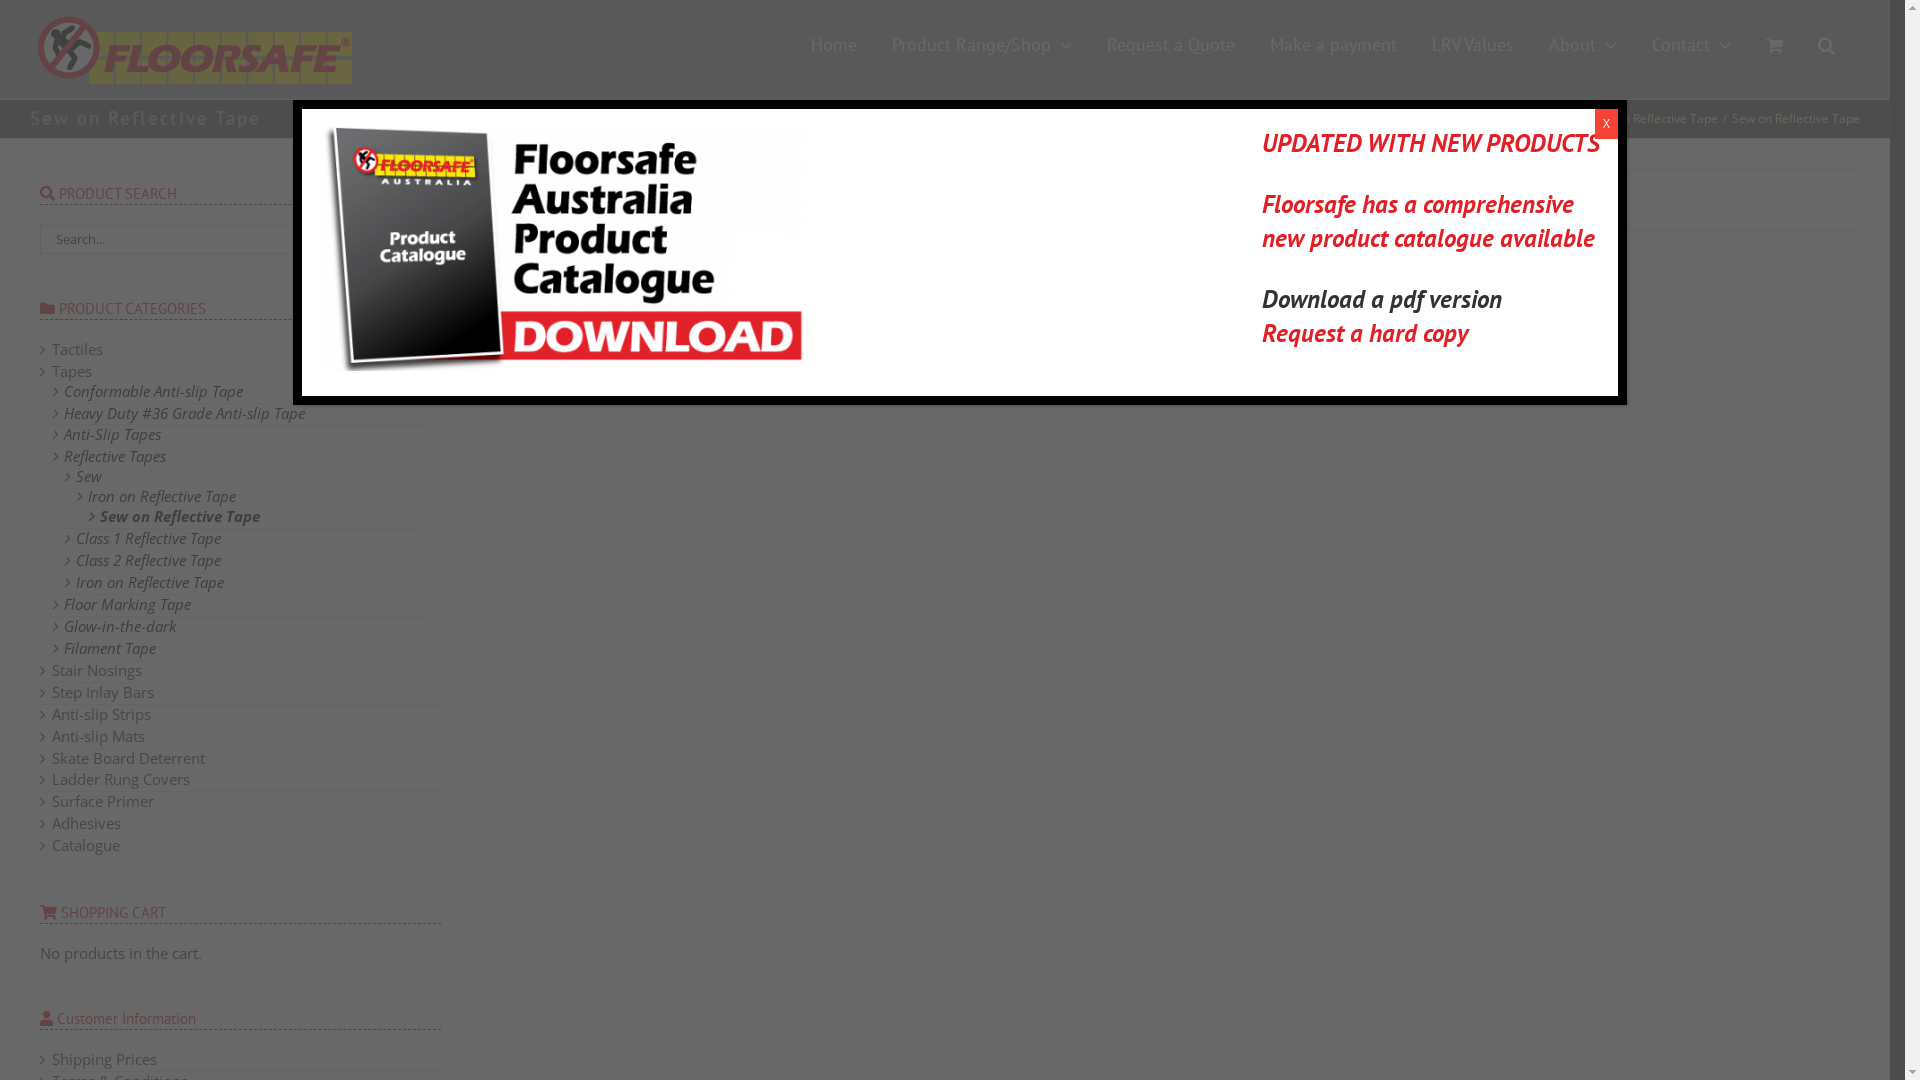  What do you see at coordinates (85, 844) in the screenshot?
I see `'Catalogue'` at bounding box center [85, 844].